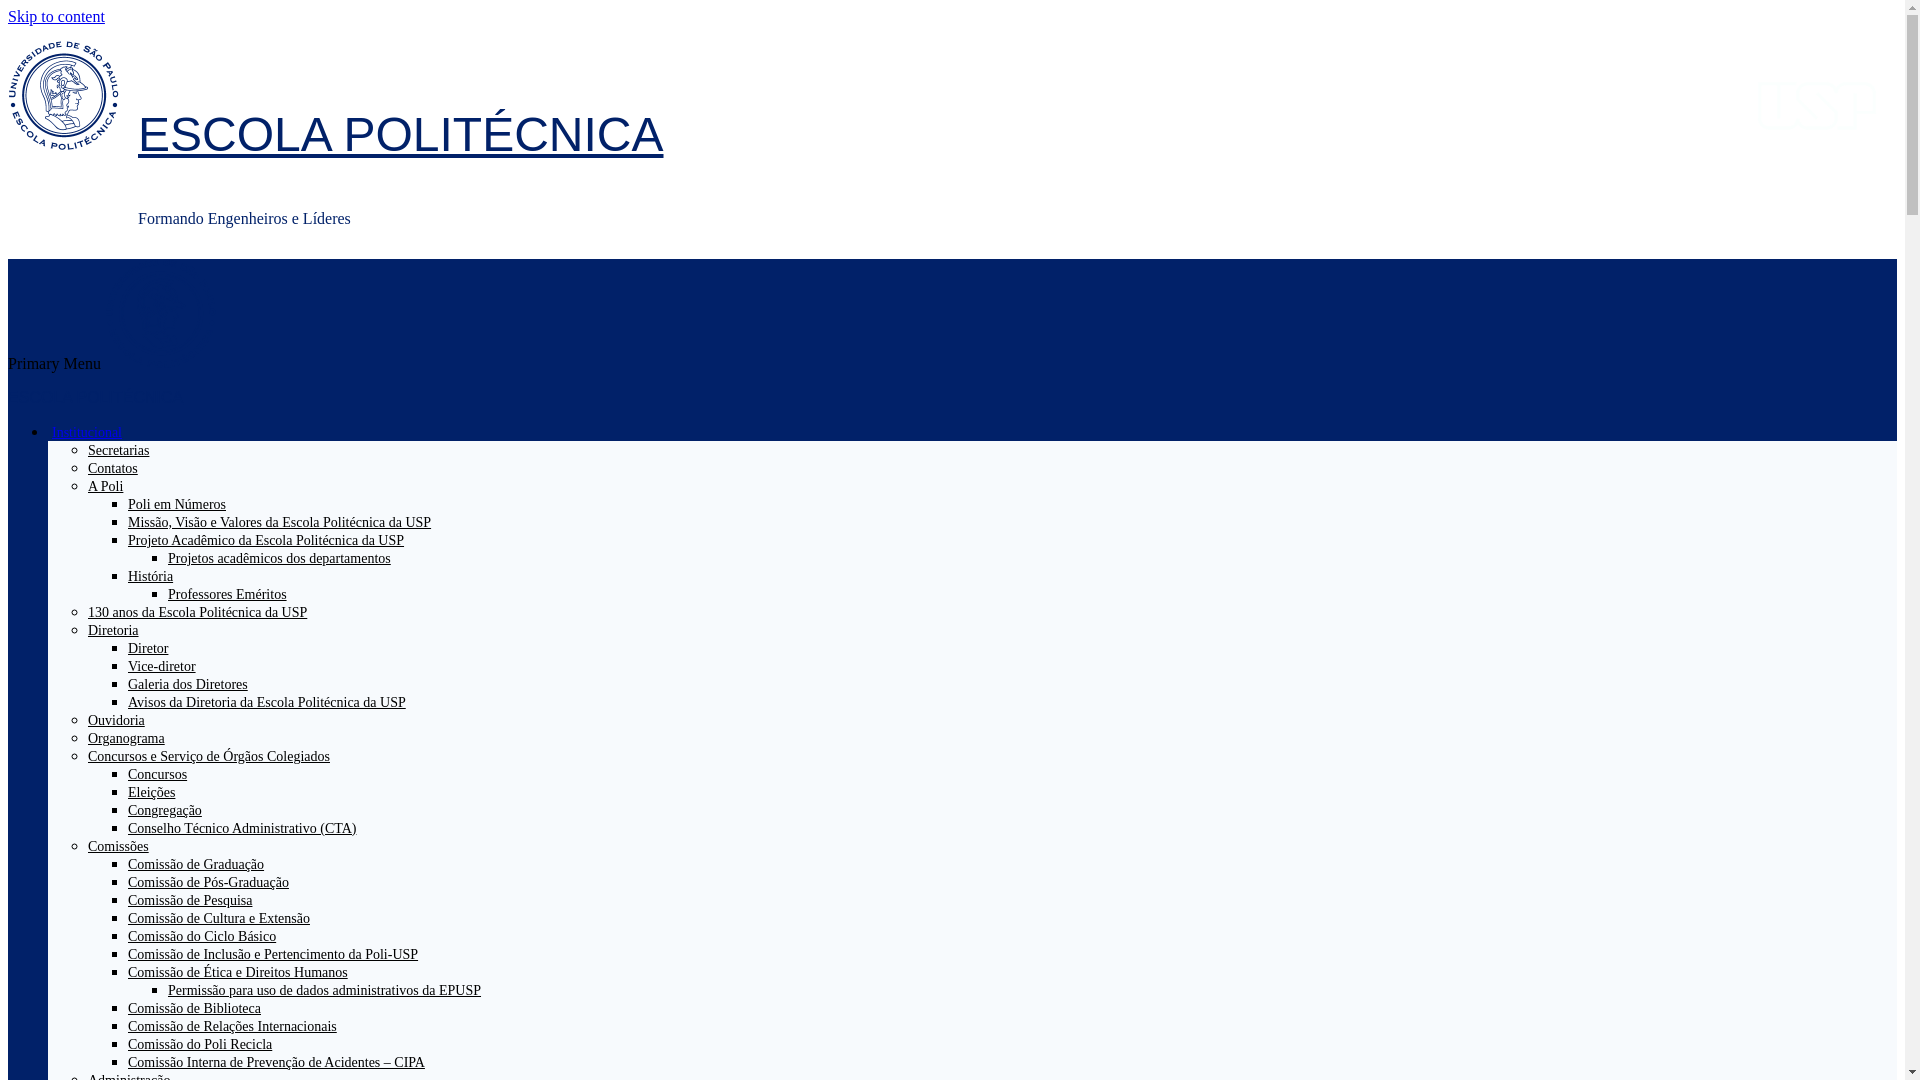 This screenshot has height=1080, width=1920. I want to click on 'Secretarias', so click(117, 450).